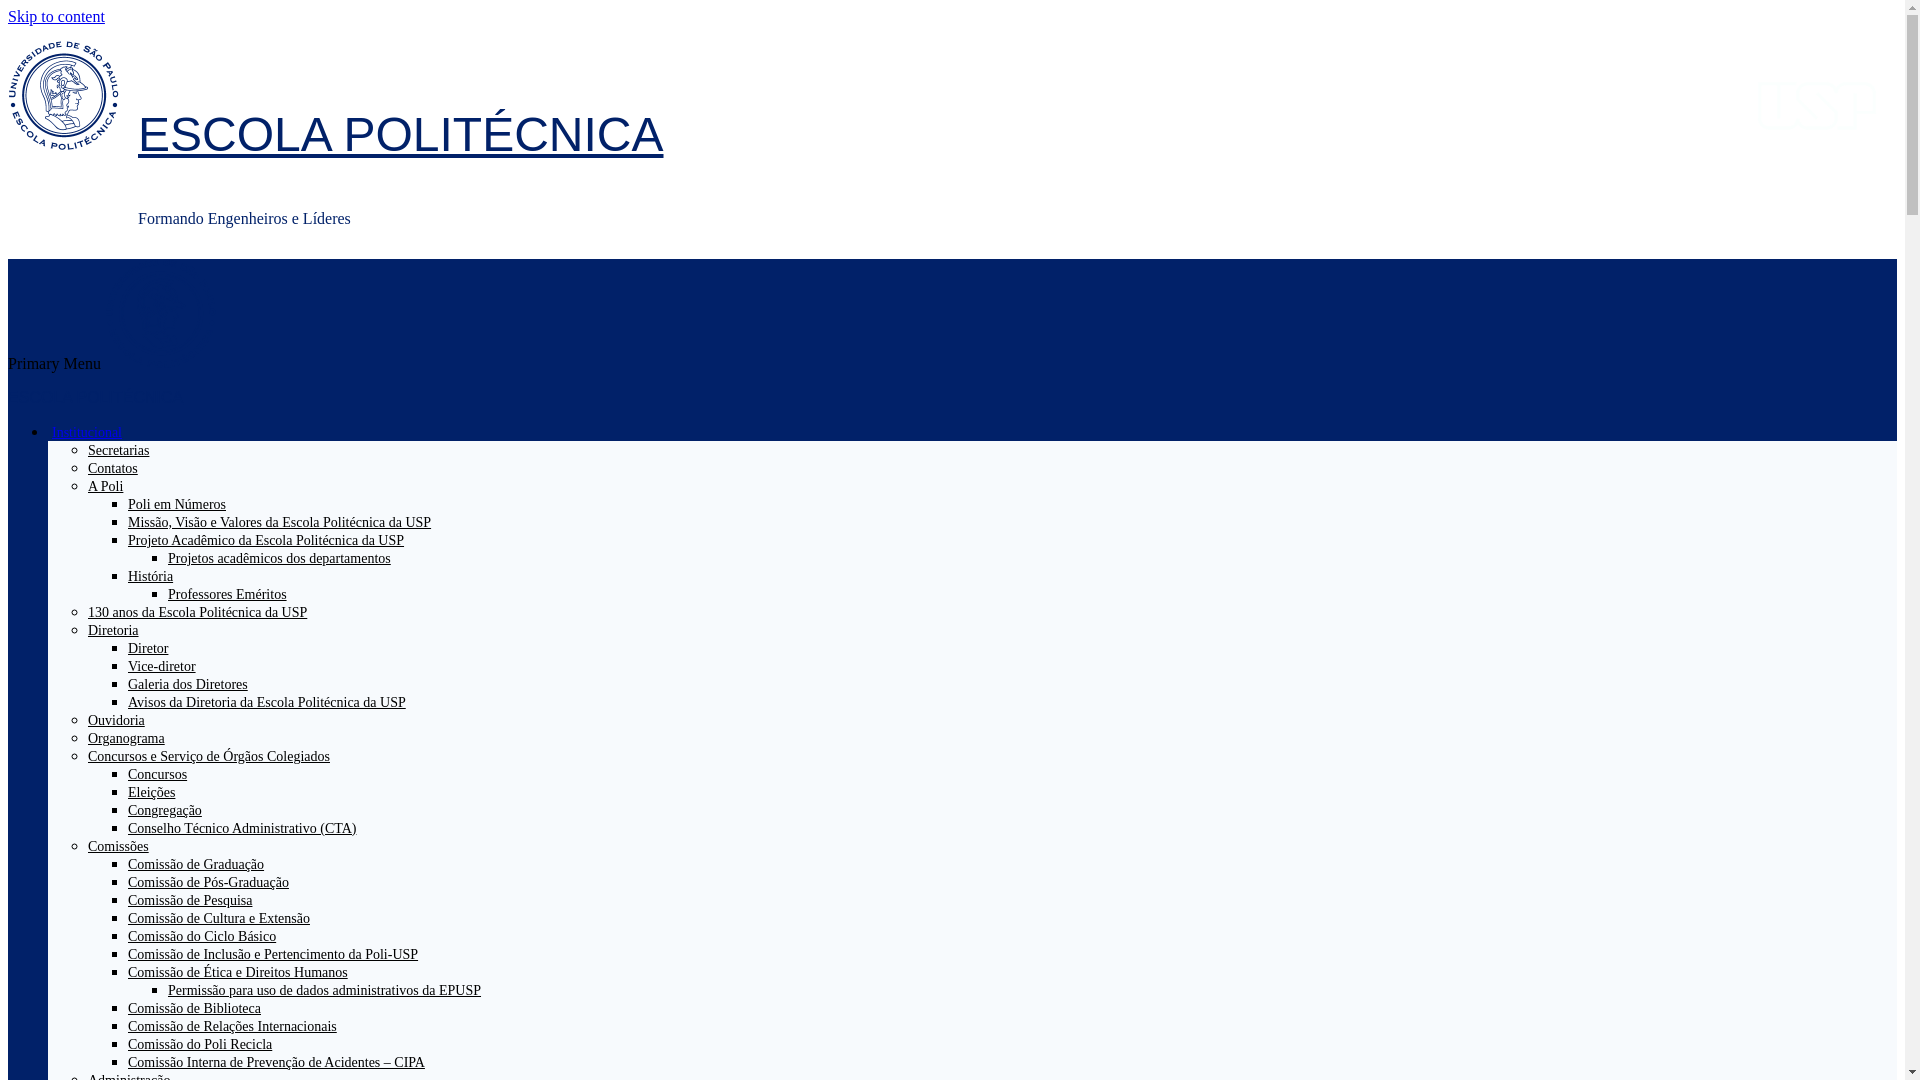 This screenshot has height=1080, width=1920. I want to click on 'Secretarias', so click(117, 450).